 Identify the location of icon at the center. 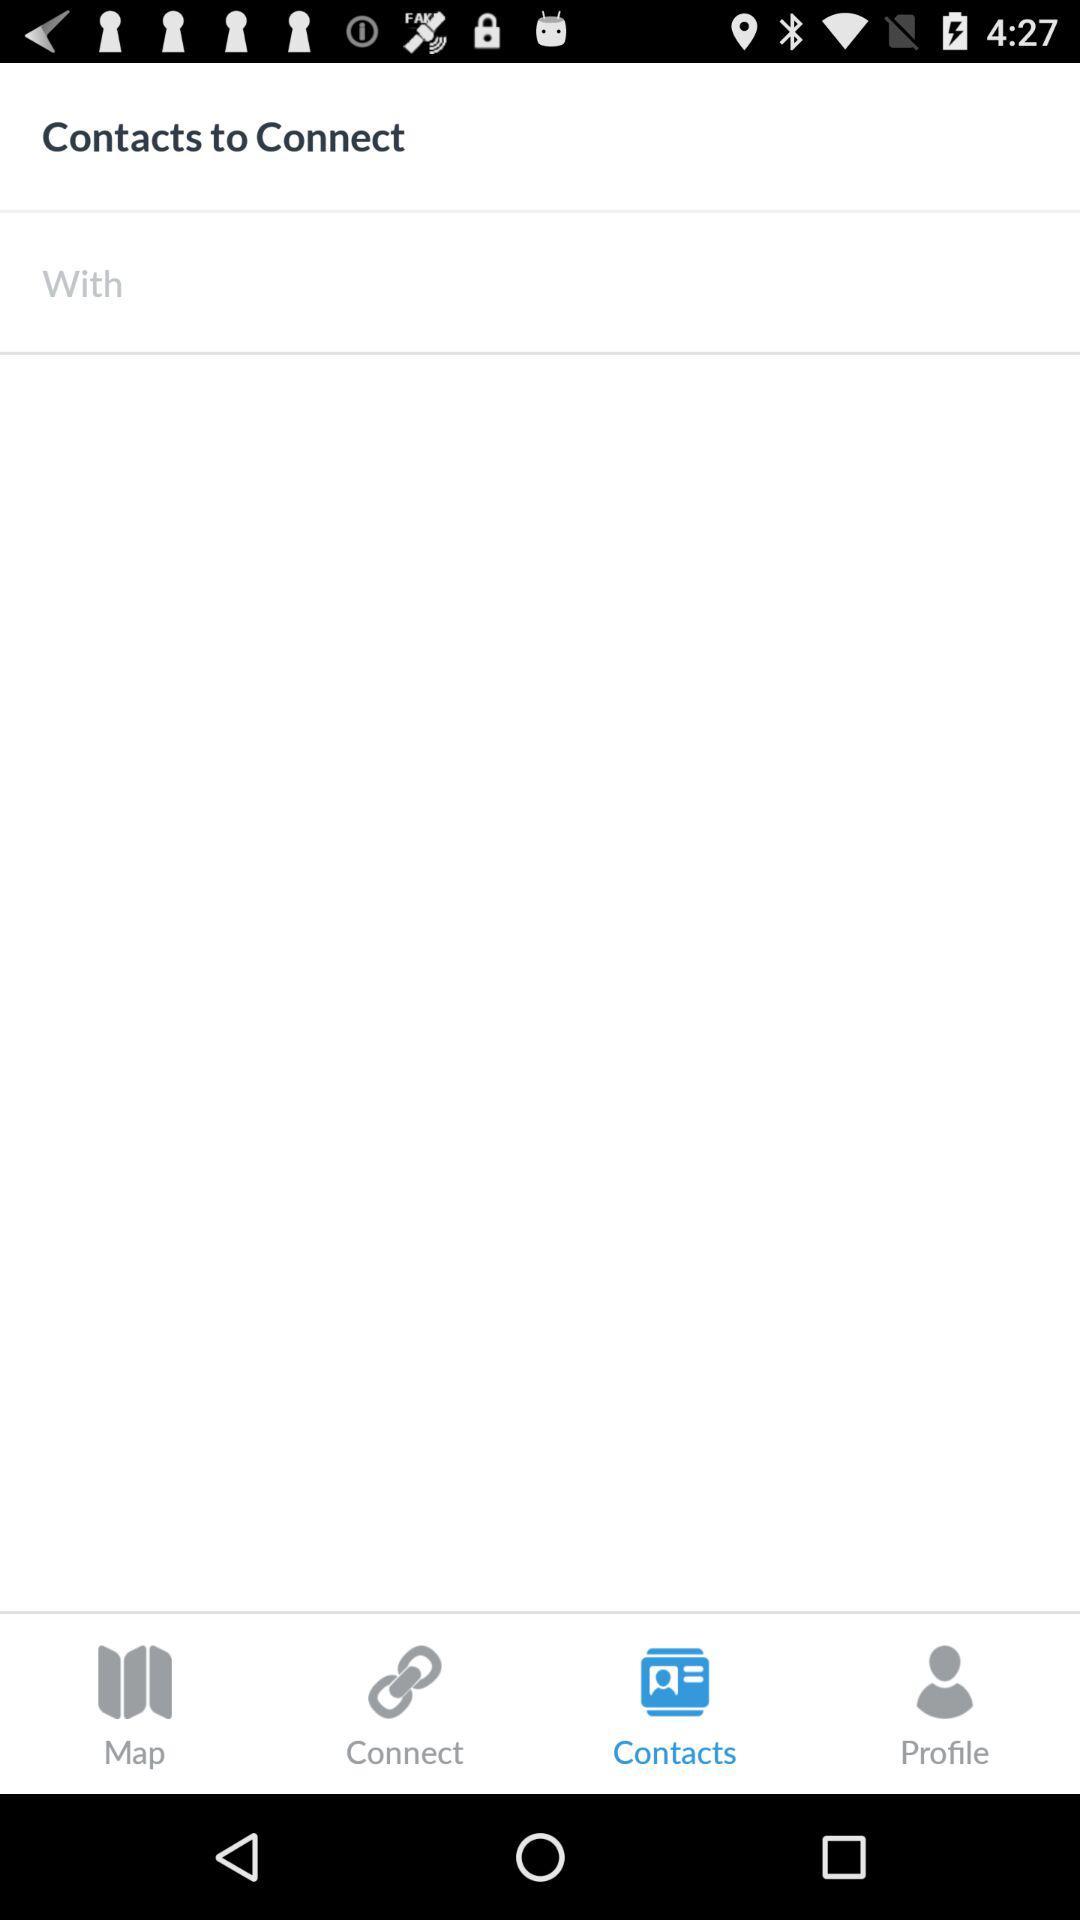
(540, 982).